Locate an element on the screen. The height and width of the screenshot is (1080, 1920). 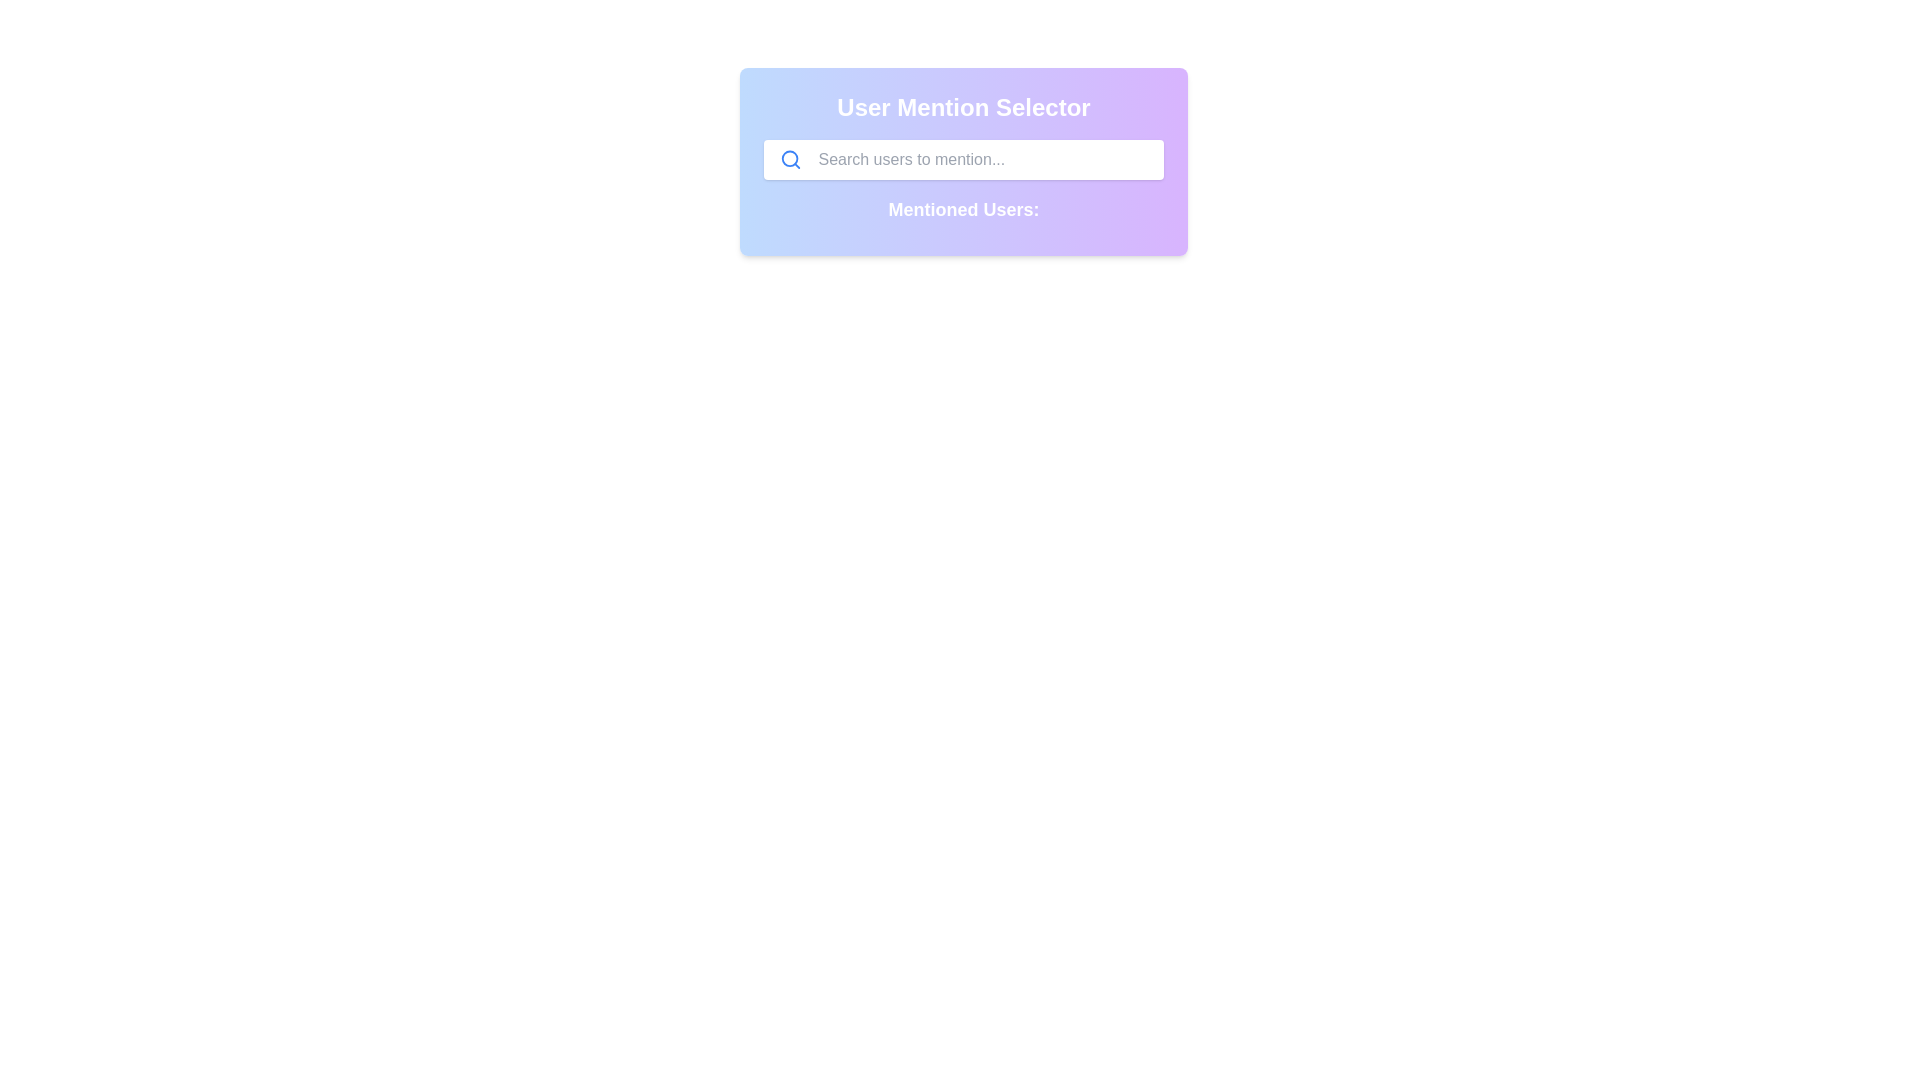
the inner circular part of the magnifying glass icon, which signifies the search feature, located near the top center of the 'User Mention Selector' interface panel is located at coordinates (789, 158).